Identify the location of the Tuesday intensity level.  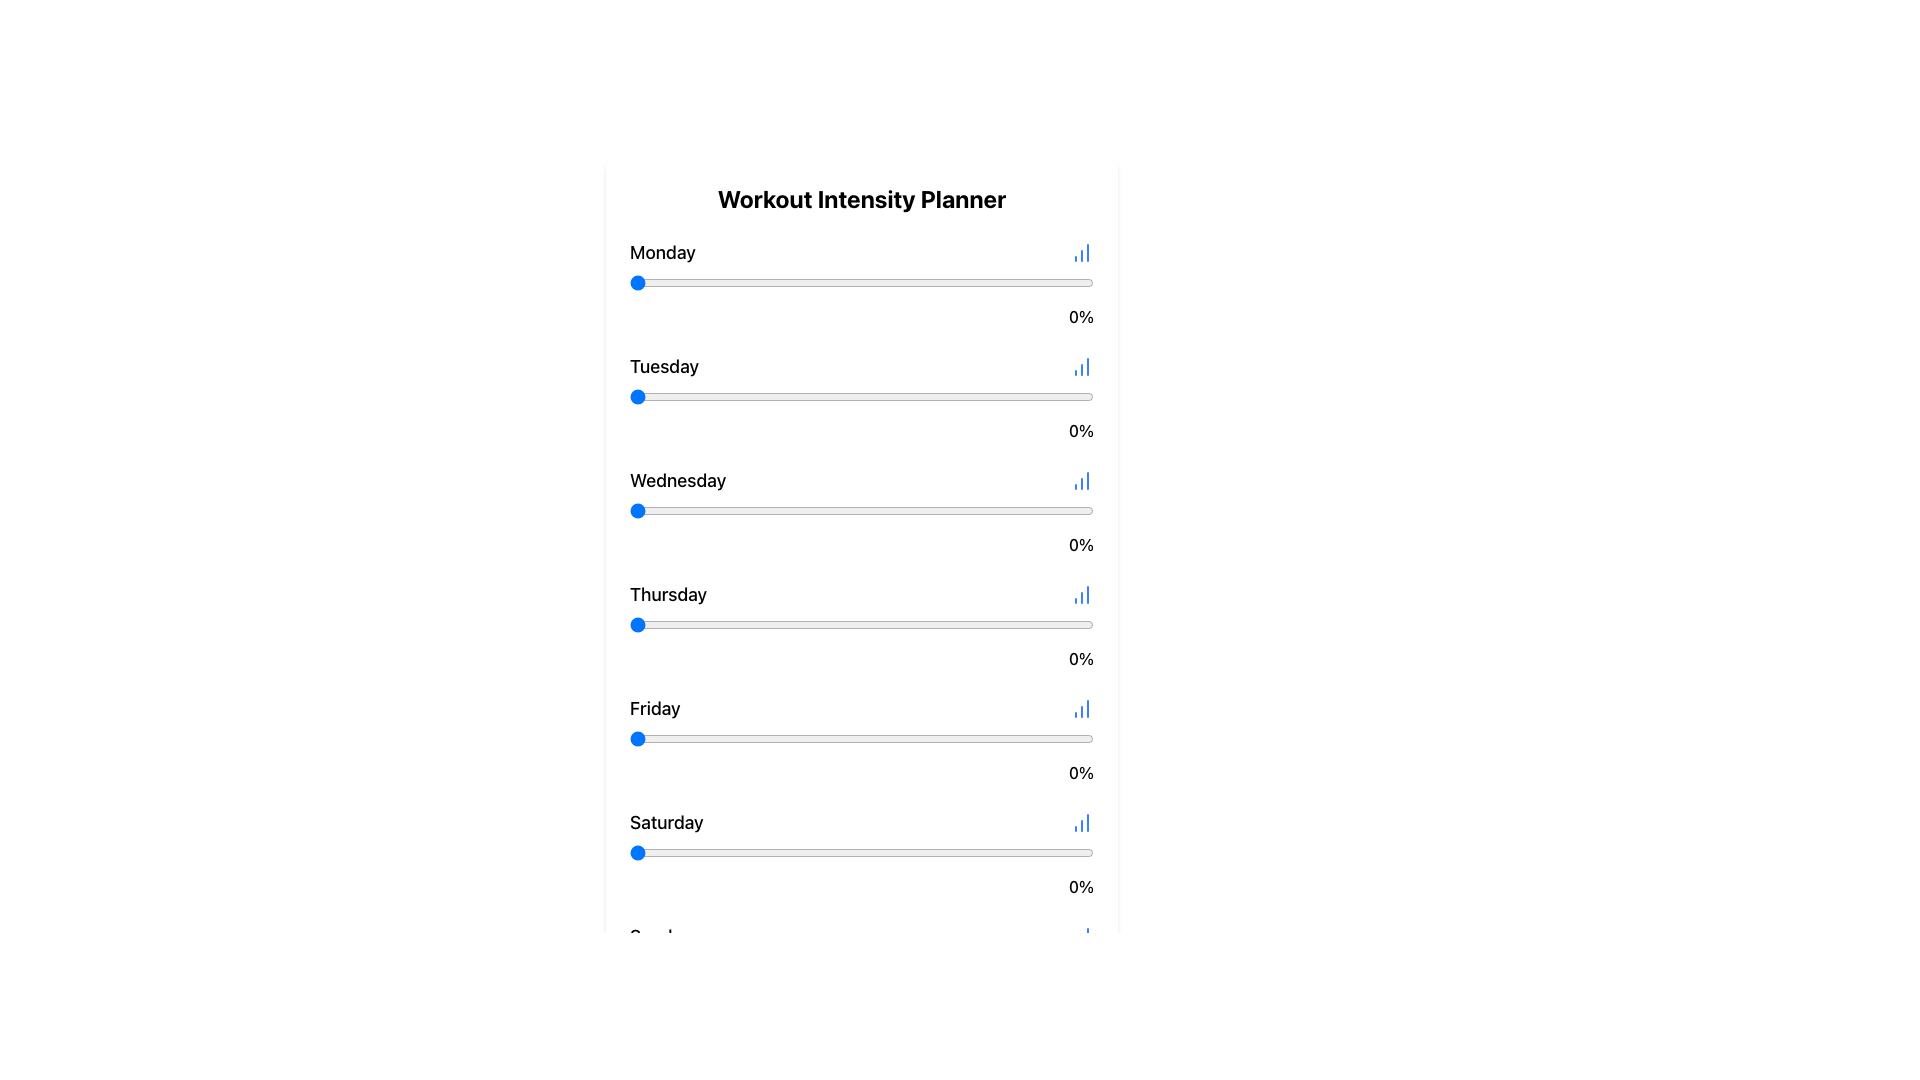
(880, 397).